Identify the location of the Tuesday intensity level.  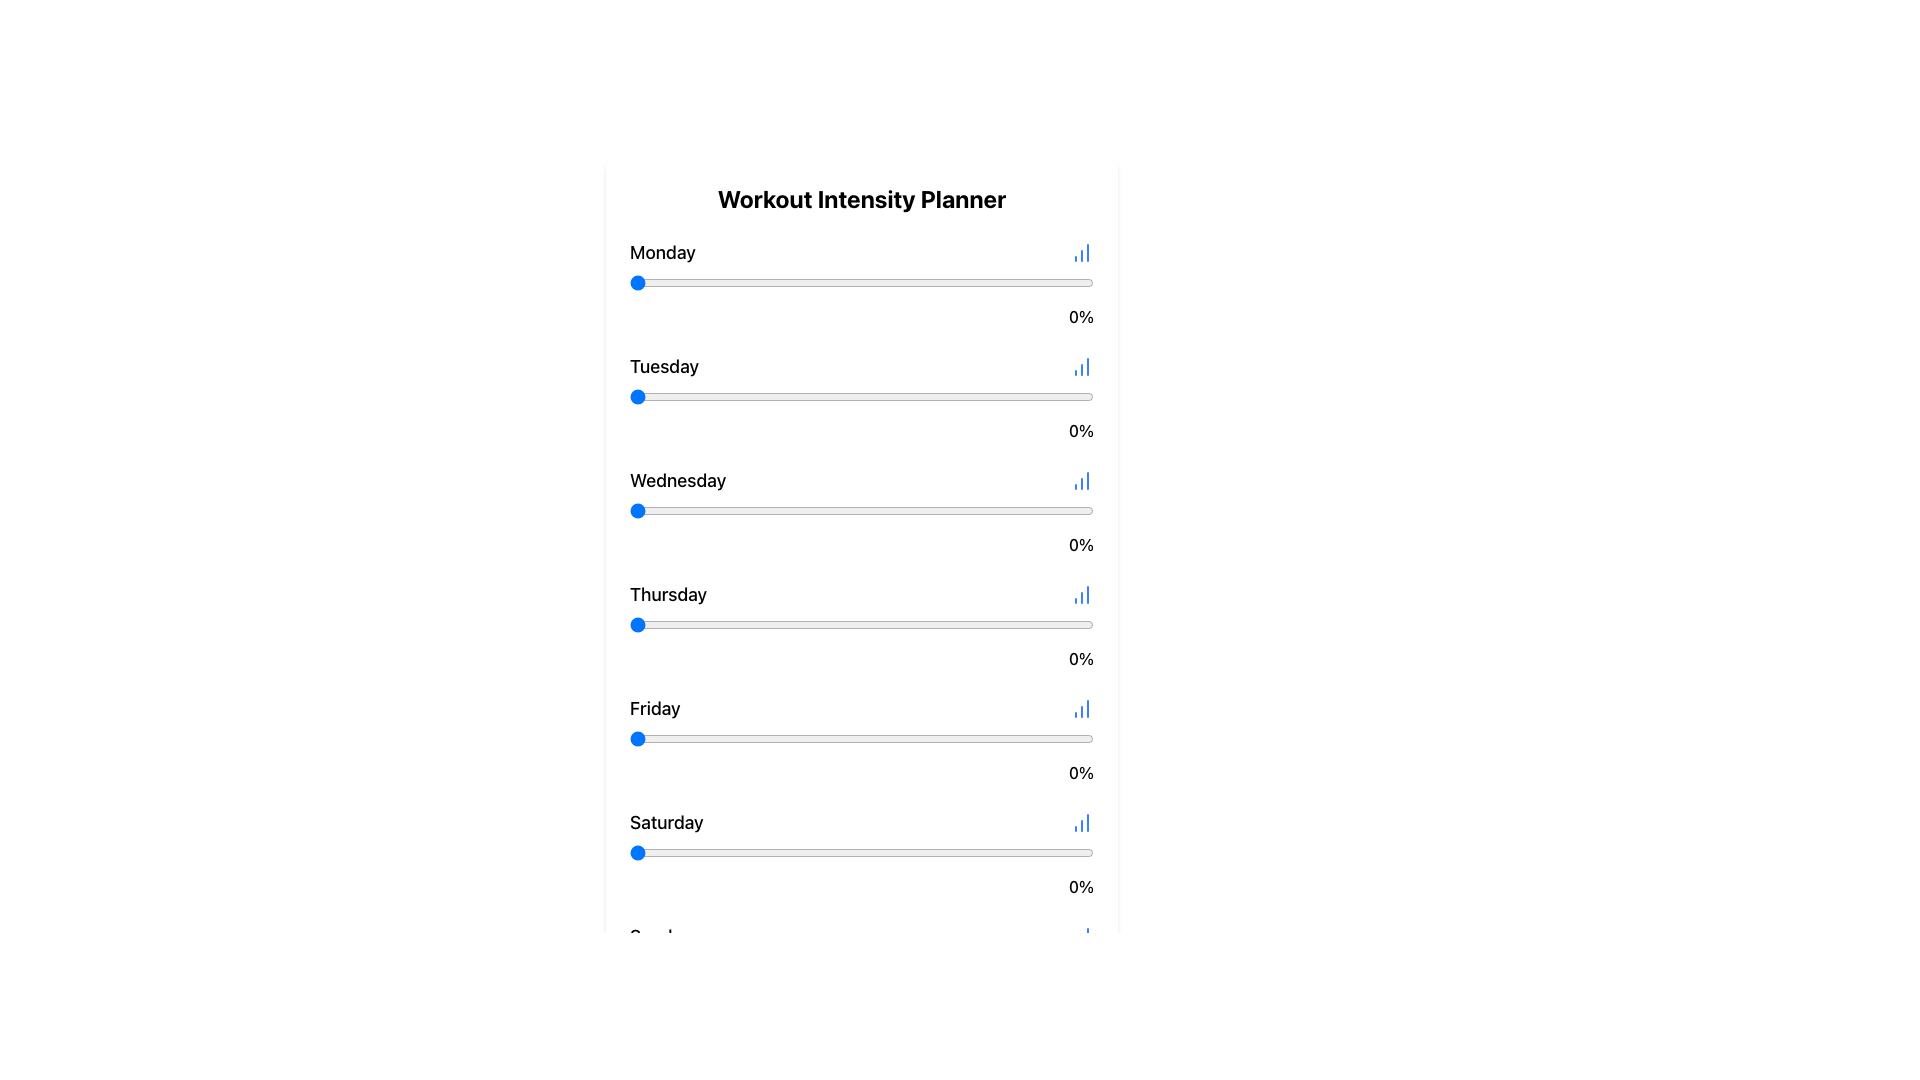
(880, 397).